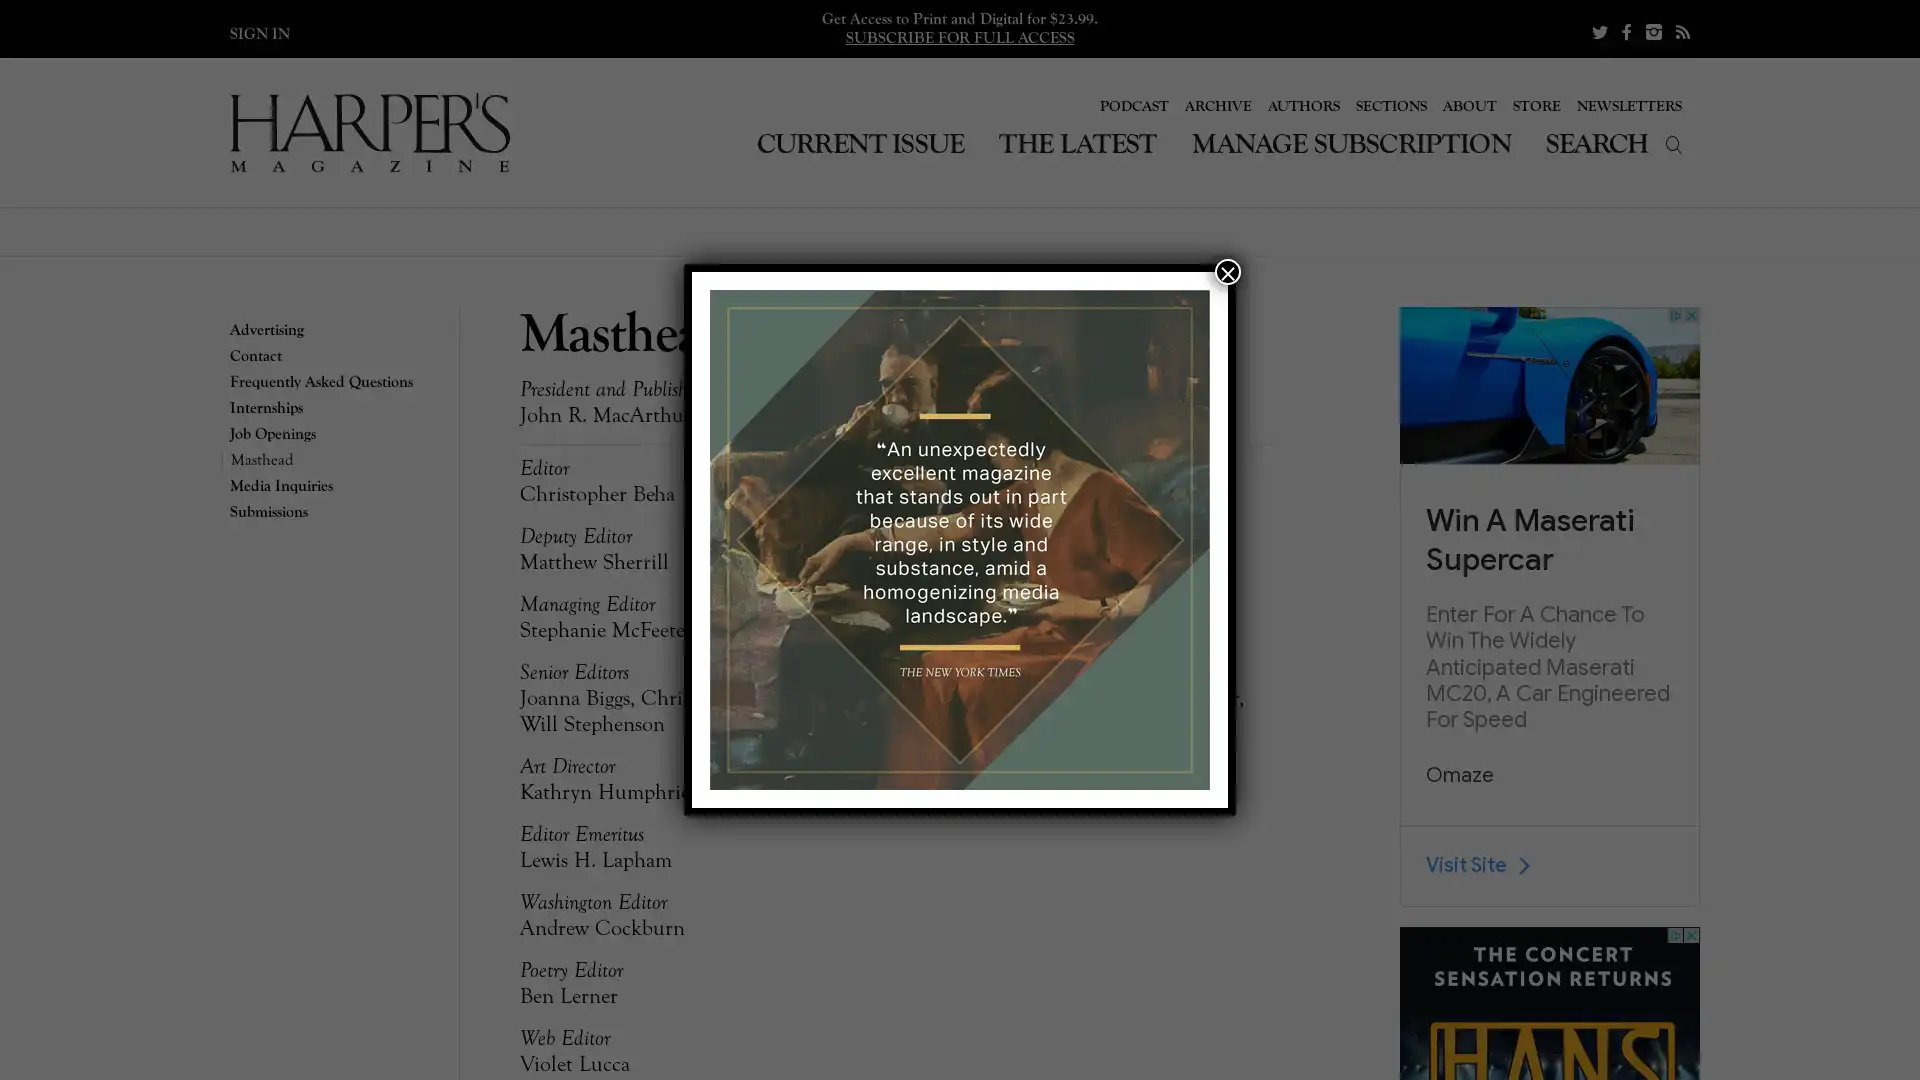 Image resolution: width=1920 pixels, height=1080 pixels. Describe the element at coordinates (1227, 272) in the screenshot. I see `Close` at that location.